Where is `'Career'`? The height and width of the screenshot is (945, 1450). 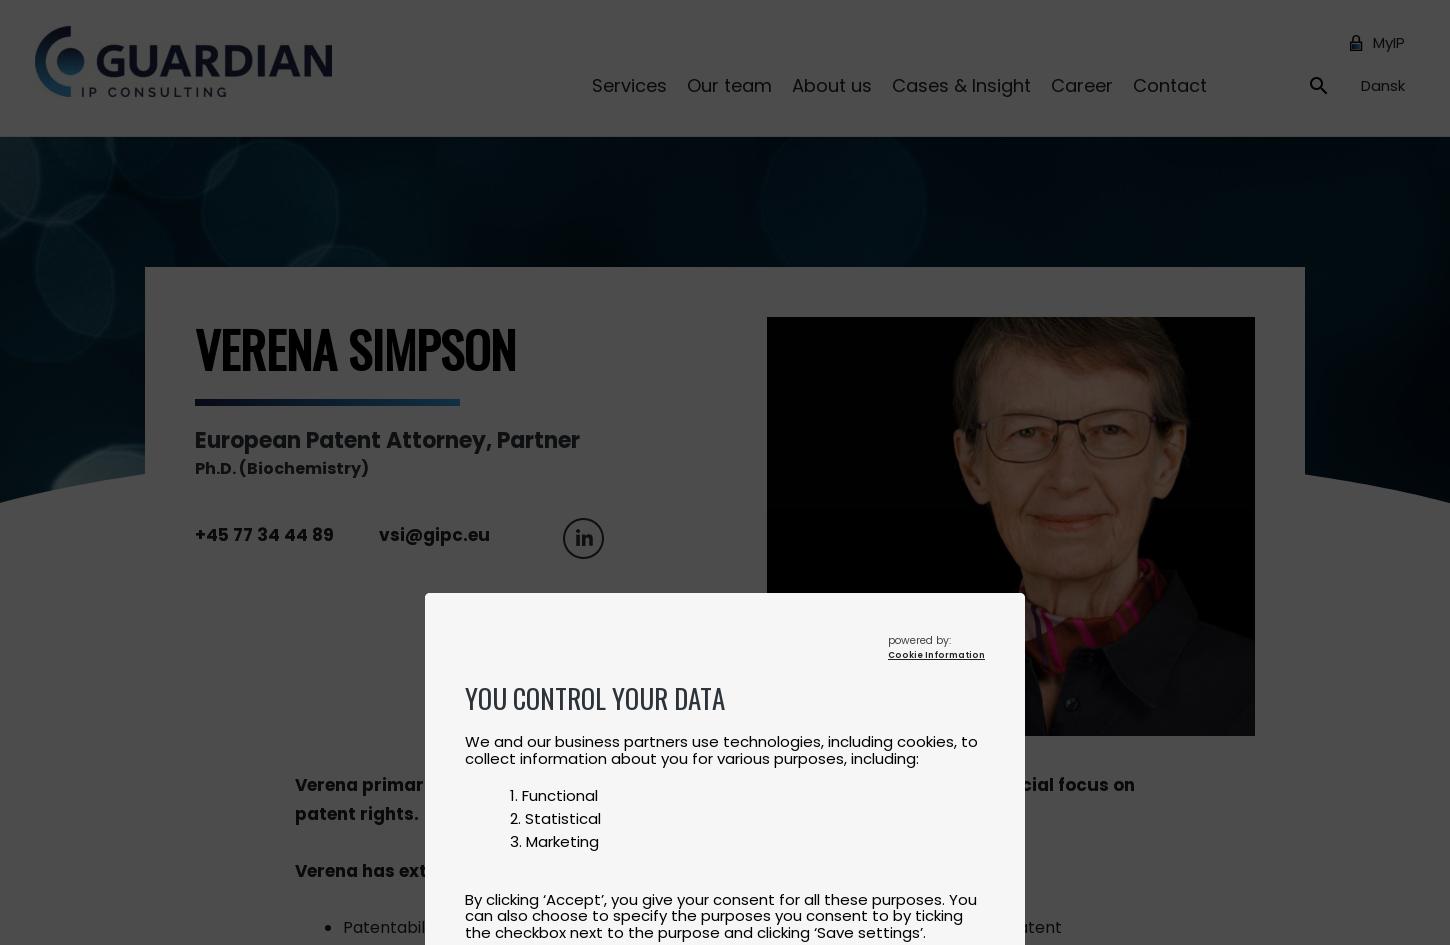
'Career' is located at coordinates (1081, 83).